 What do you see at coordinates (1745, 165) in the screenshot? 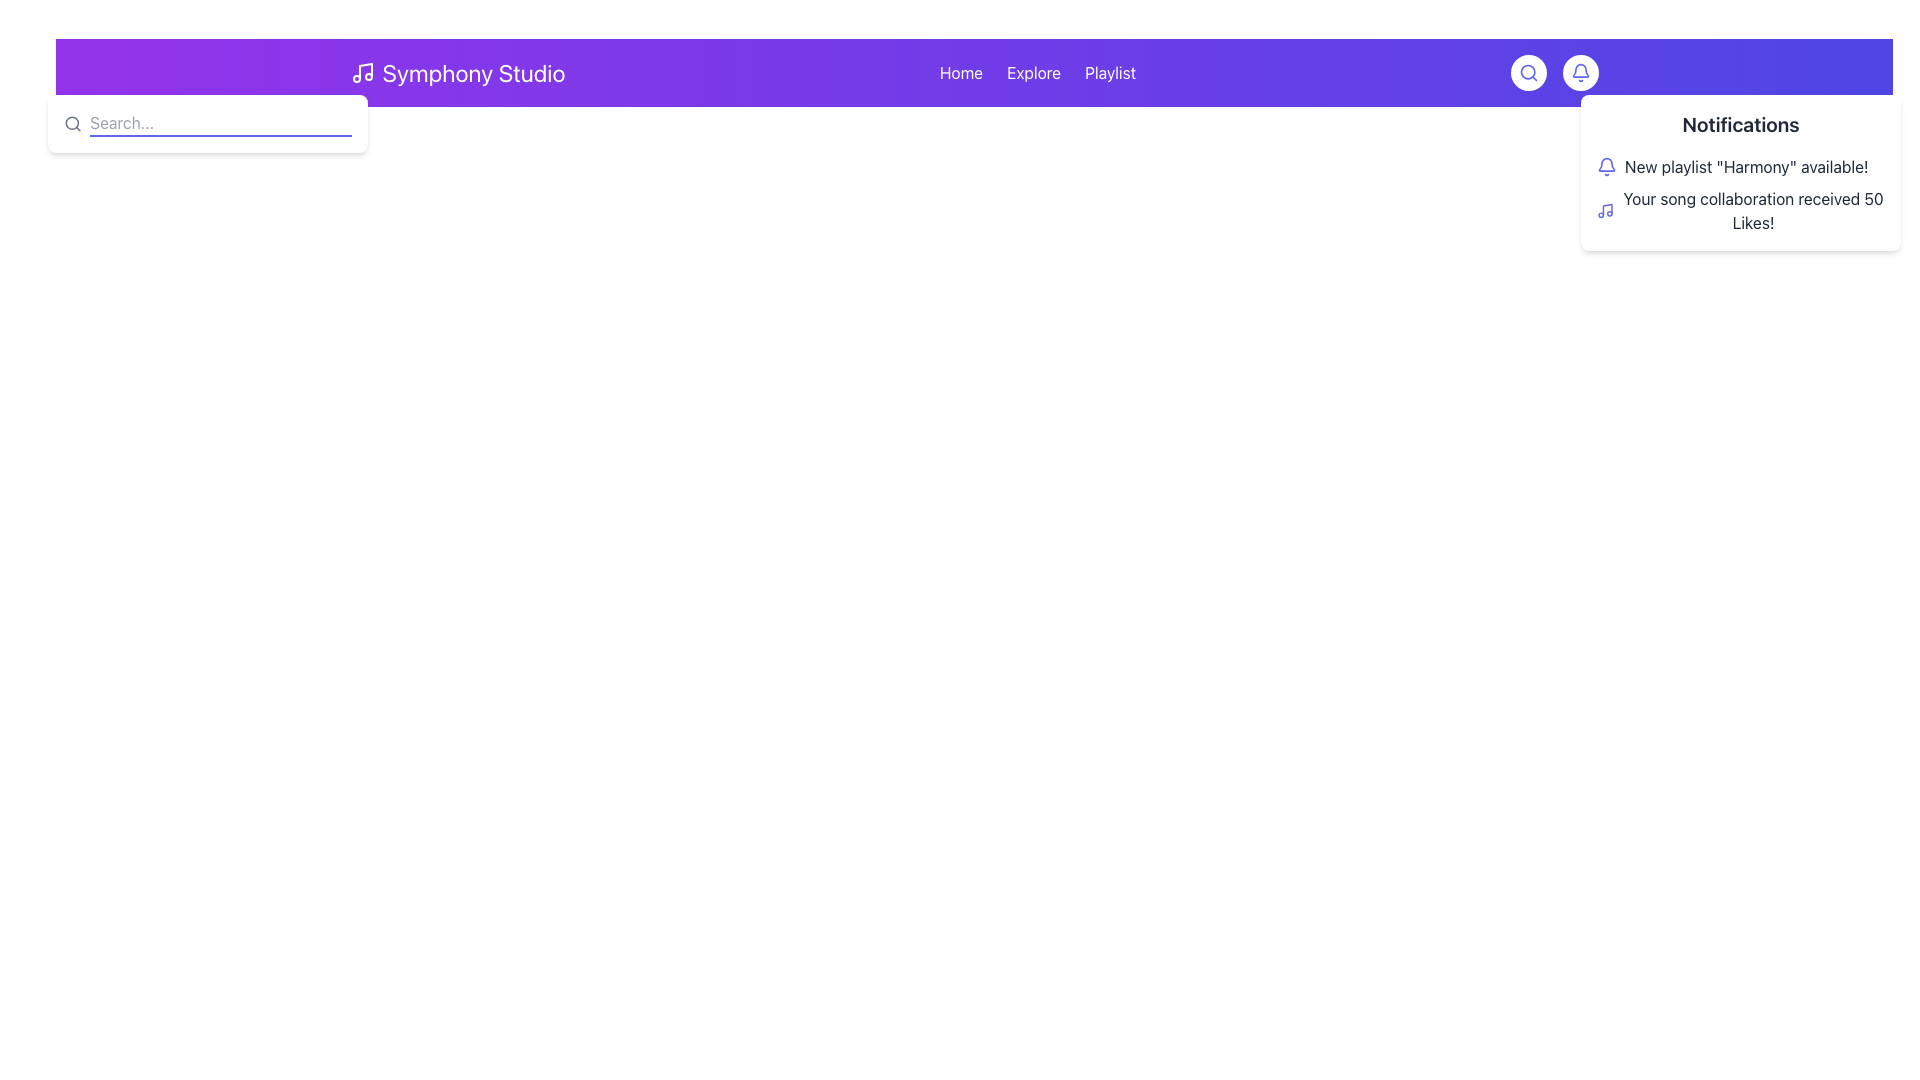
I see `text from the notifications panel displaying 'New playlist "Harmony" available!' which is styled in dark gray lettering and located below the bell icon` at bounding box center [1745, 165].